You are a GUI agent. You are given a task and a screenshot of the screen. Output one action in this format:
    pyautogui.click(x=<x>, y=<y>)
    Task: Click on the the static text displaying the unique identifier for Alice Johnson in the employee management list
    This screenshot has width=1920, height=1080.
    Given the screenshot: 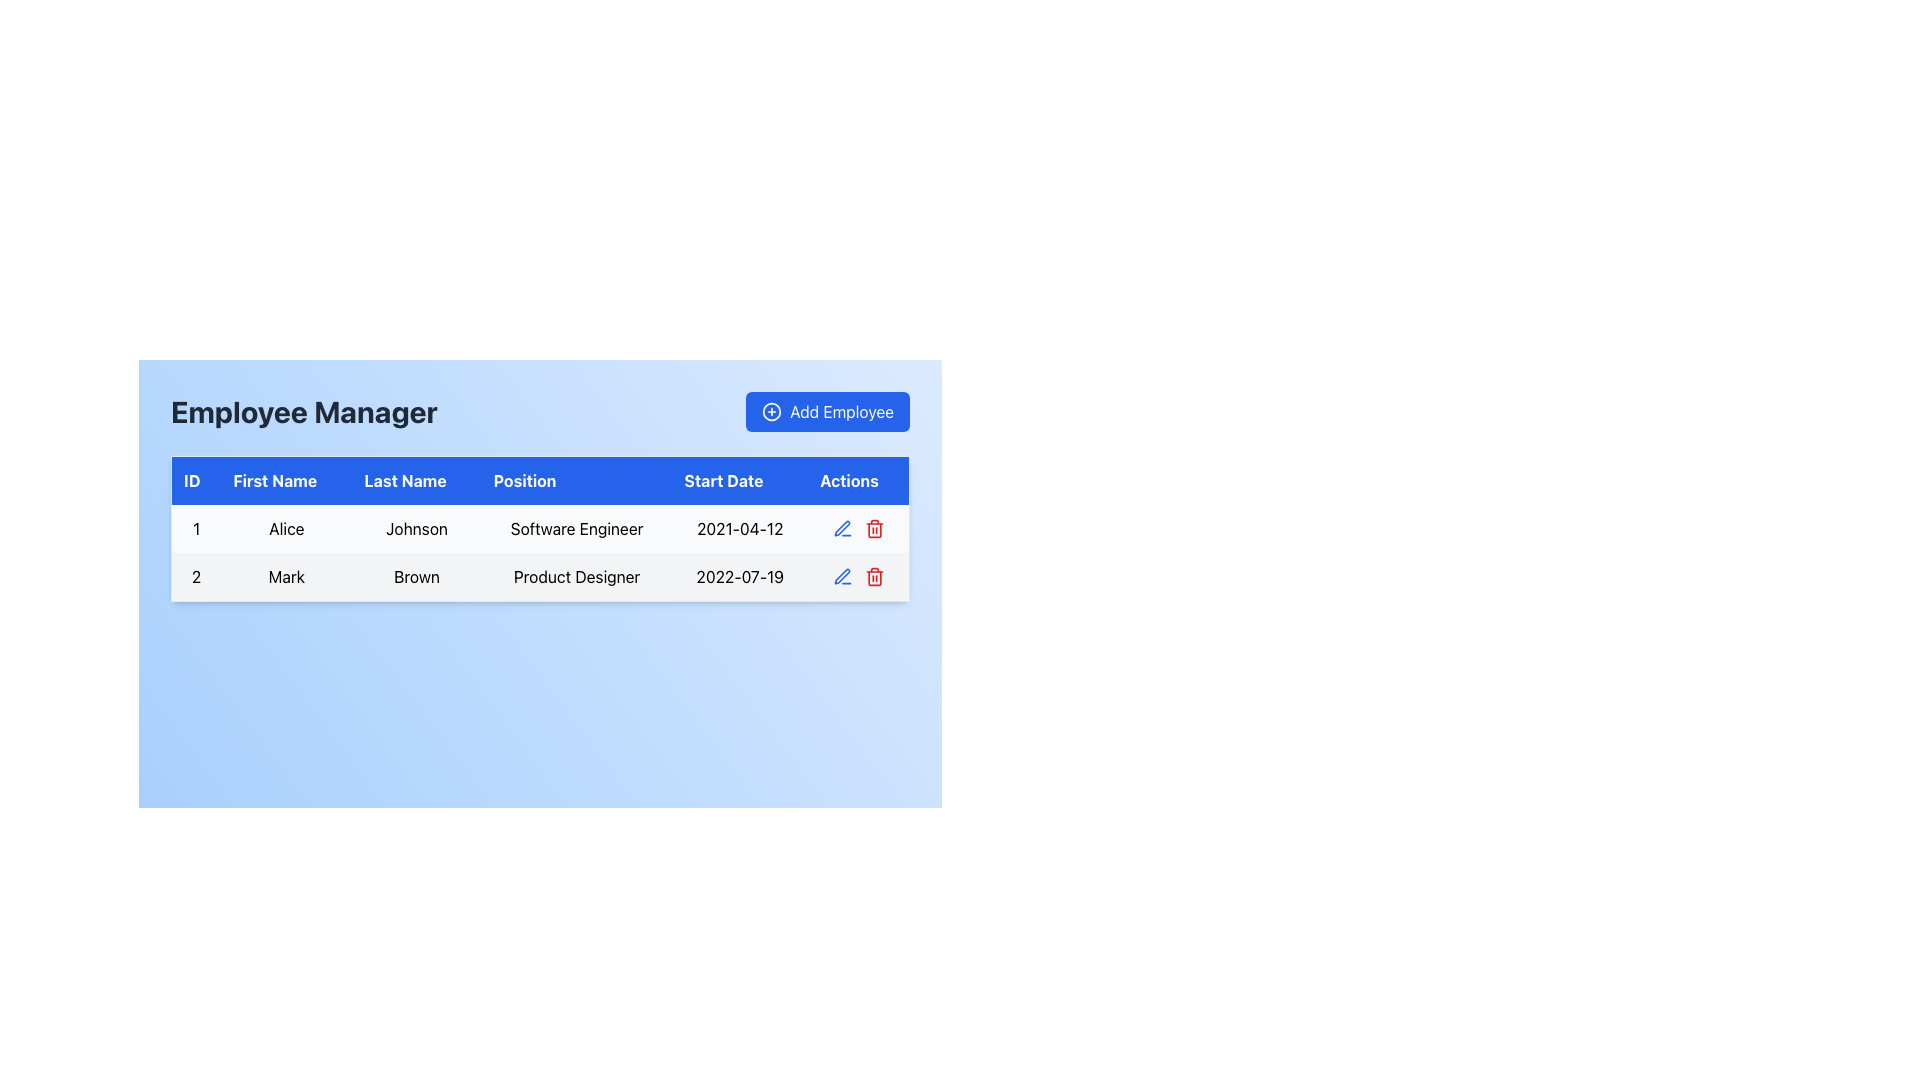 What is the action you would take?
    pyautogui.click(x=196, y=527)
    